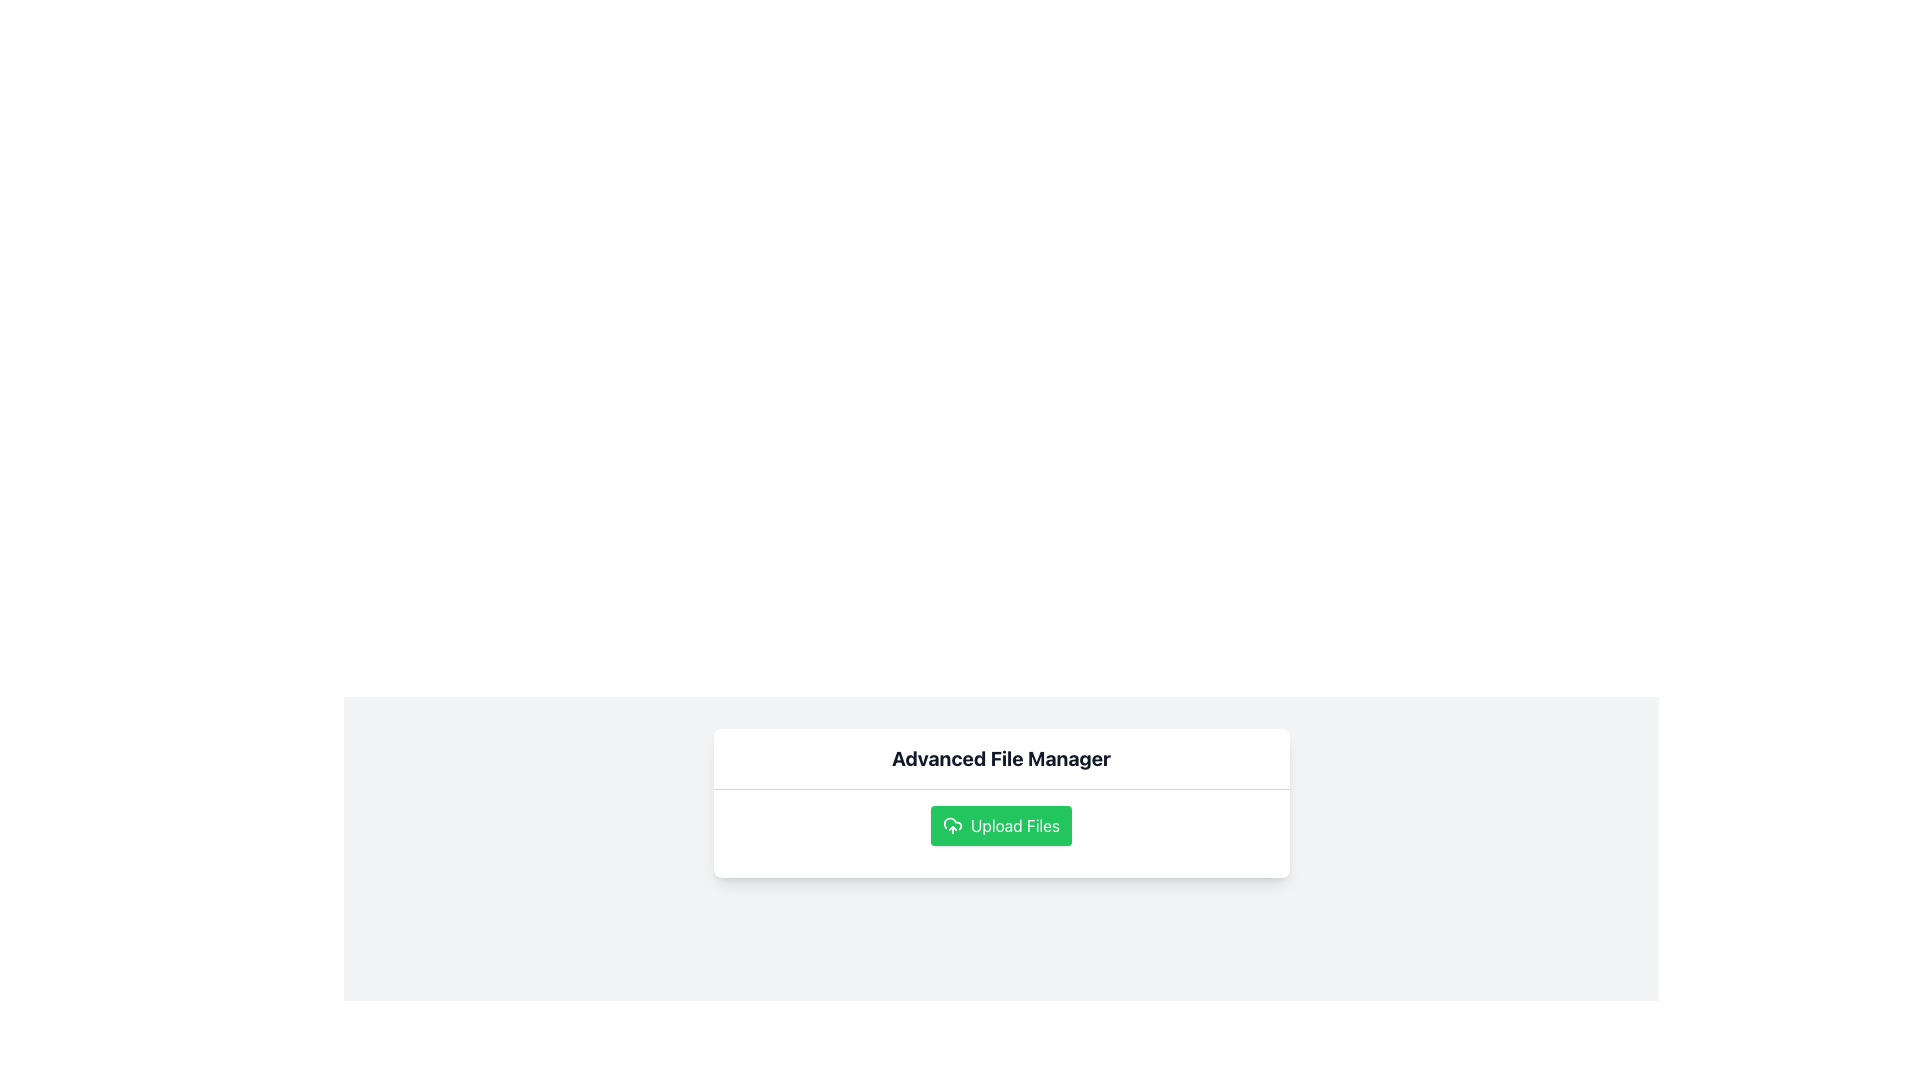 Image resolution: width=1920 pixels, height=1080 pixels. I want to click on the 'Upload Files' button in the centered card component of the Advanced File Manager to initiate the file upload process, so click(1001, 802).